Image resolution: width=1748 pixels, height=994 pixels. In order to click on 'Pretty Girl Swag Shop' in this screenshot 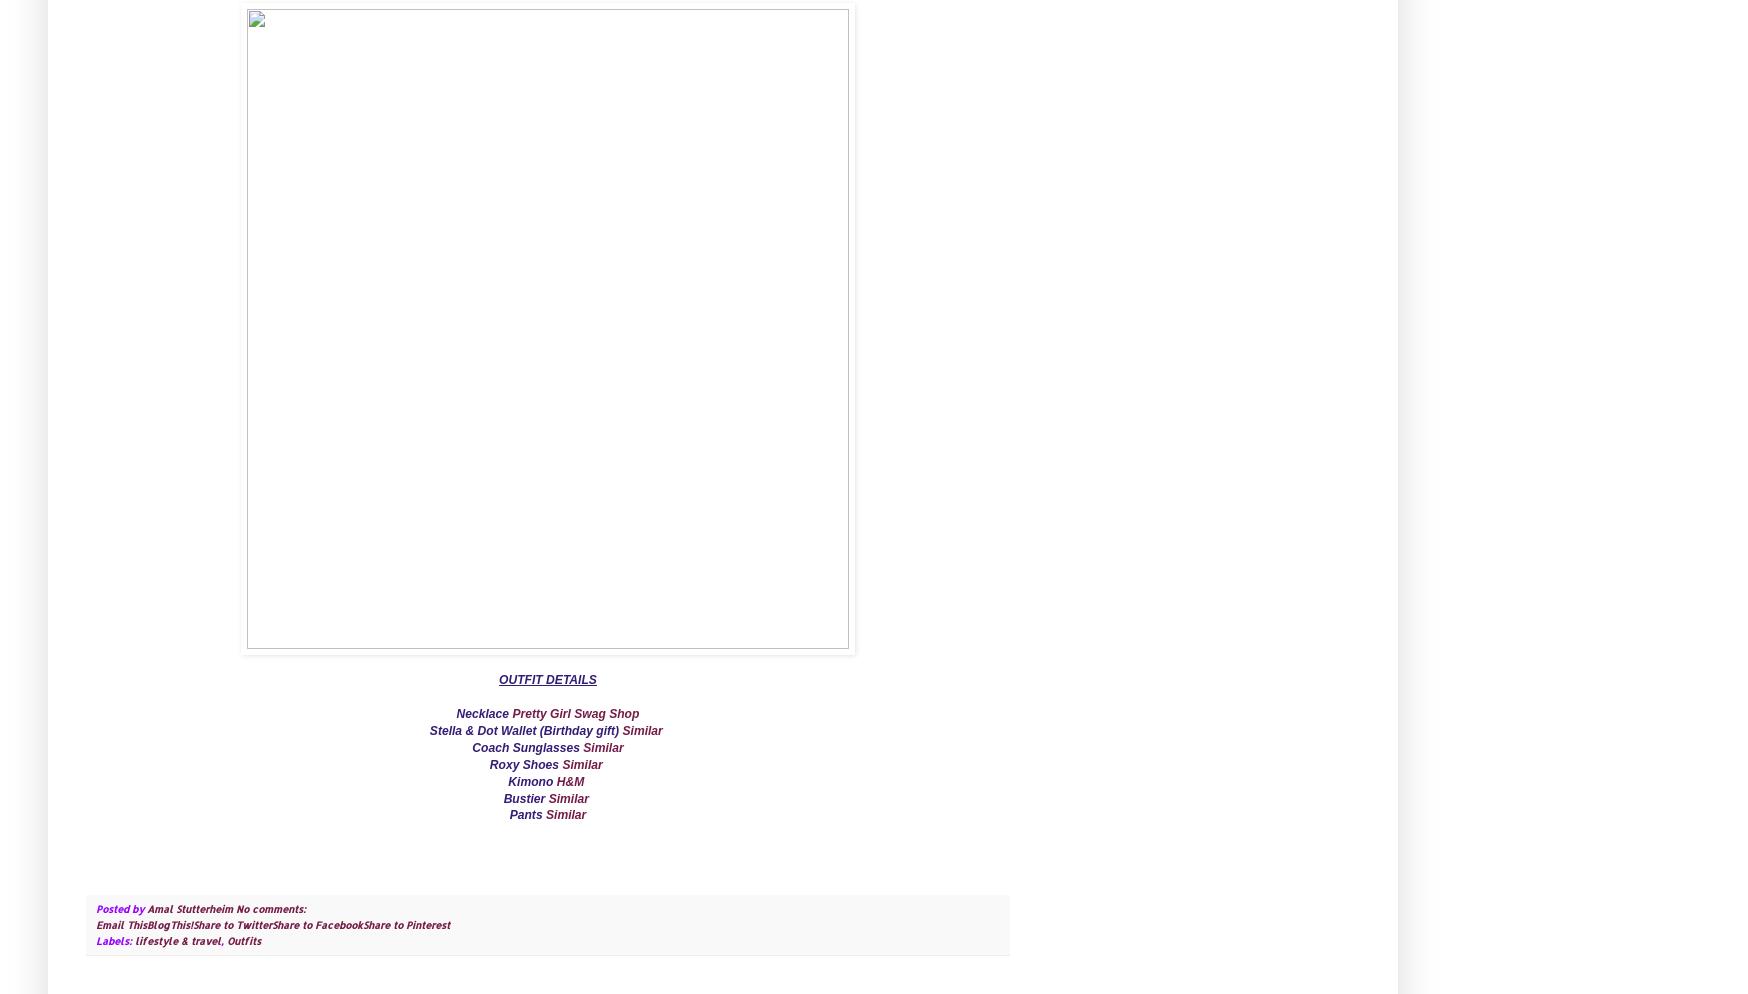, I will do `click(575, 712)`.